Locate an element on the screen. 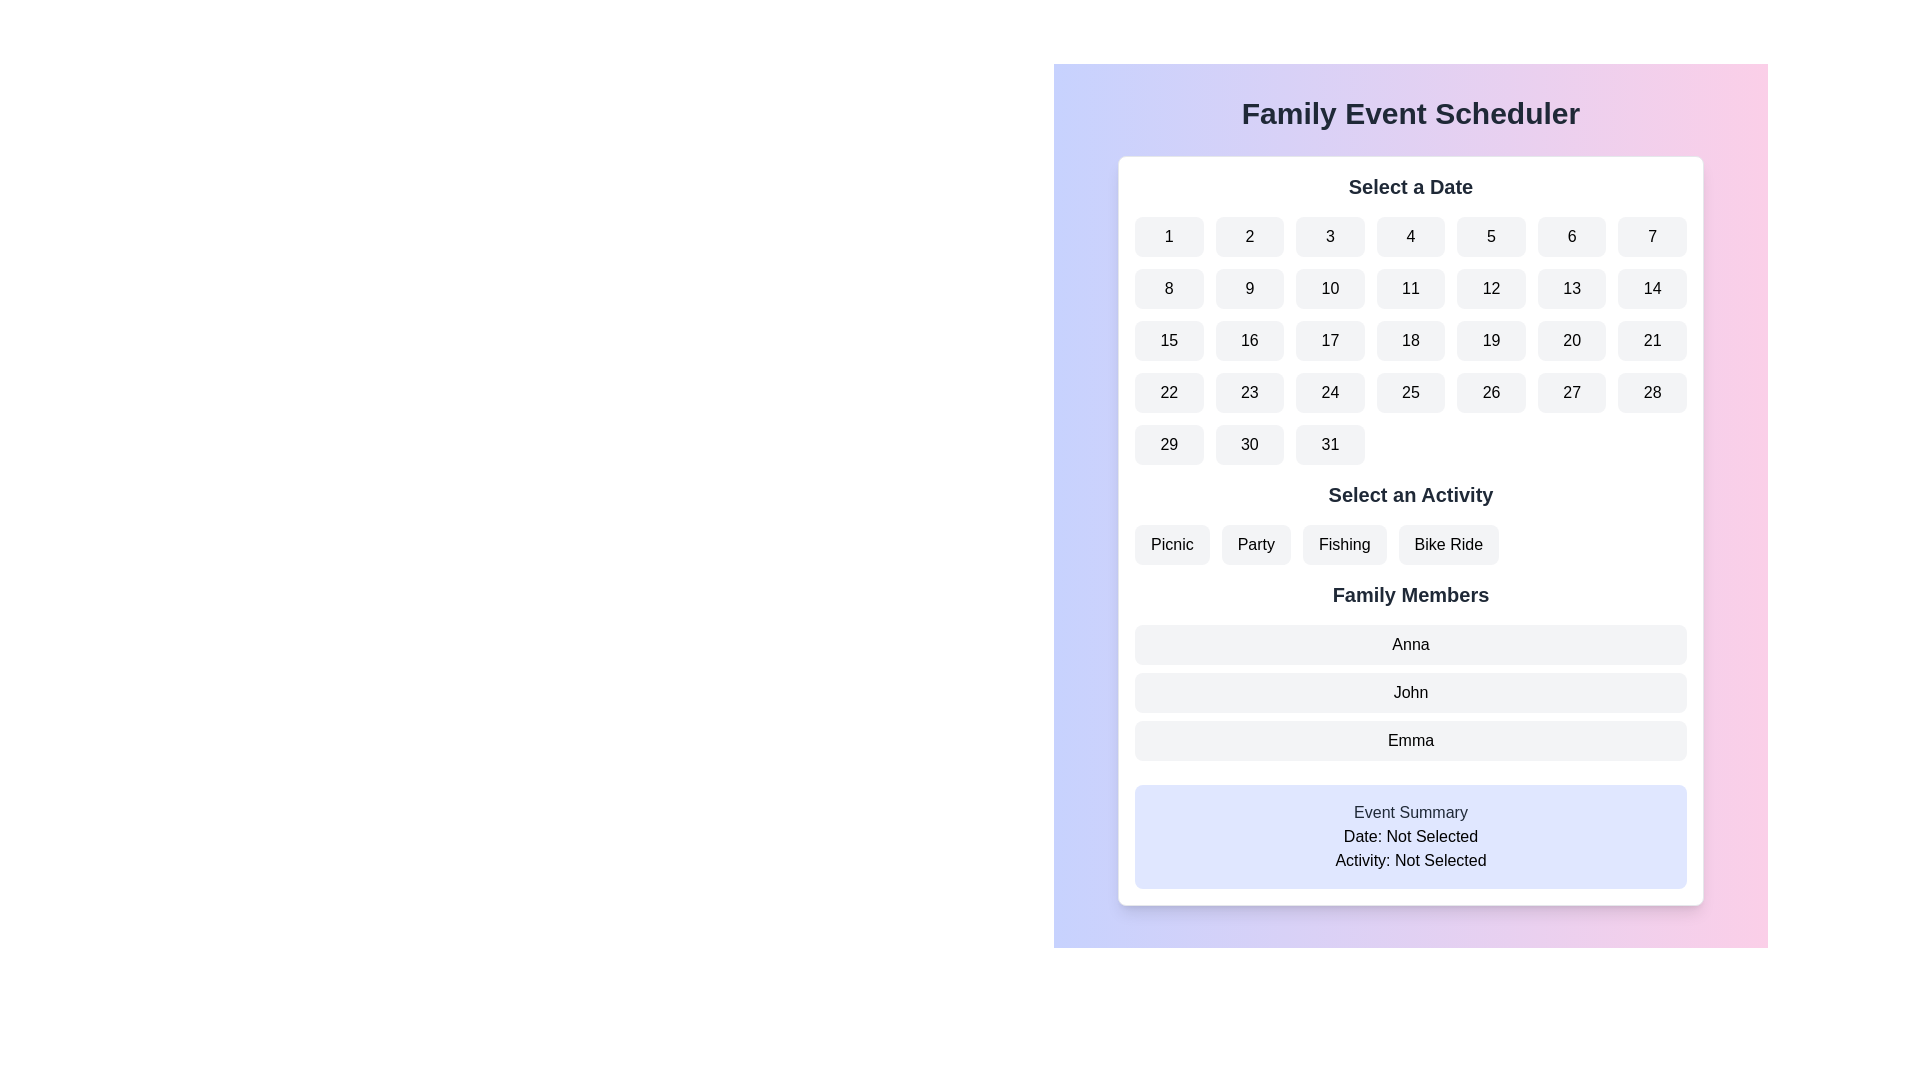 The height and width of the screenshot is (1080, 1920). the rectangular button displaying the number '4' in bold, with a gray background and rounded corners is located at coordinates (1410, 235).